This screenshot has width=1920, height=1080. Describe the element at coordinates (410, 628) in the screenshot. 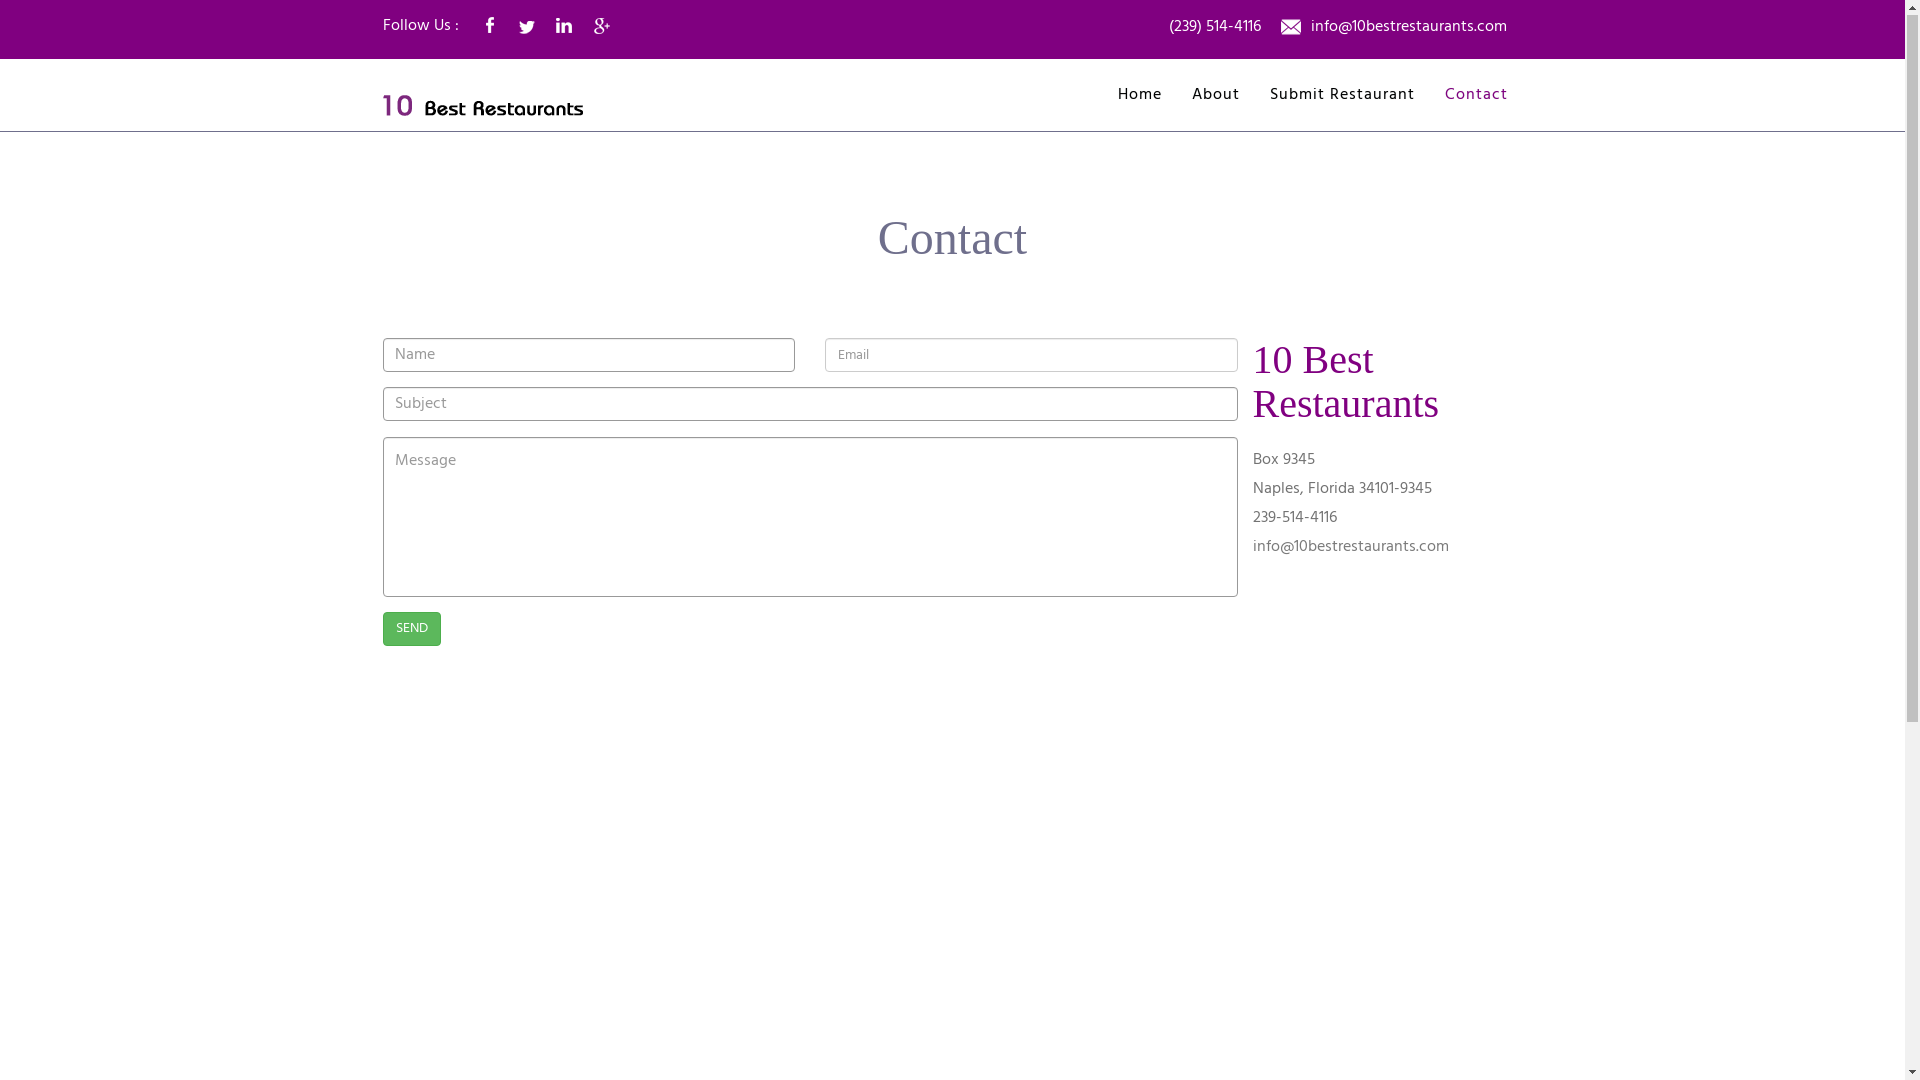

I see `'SEND'` at that location.